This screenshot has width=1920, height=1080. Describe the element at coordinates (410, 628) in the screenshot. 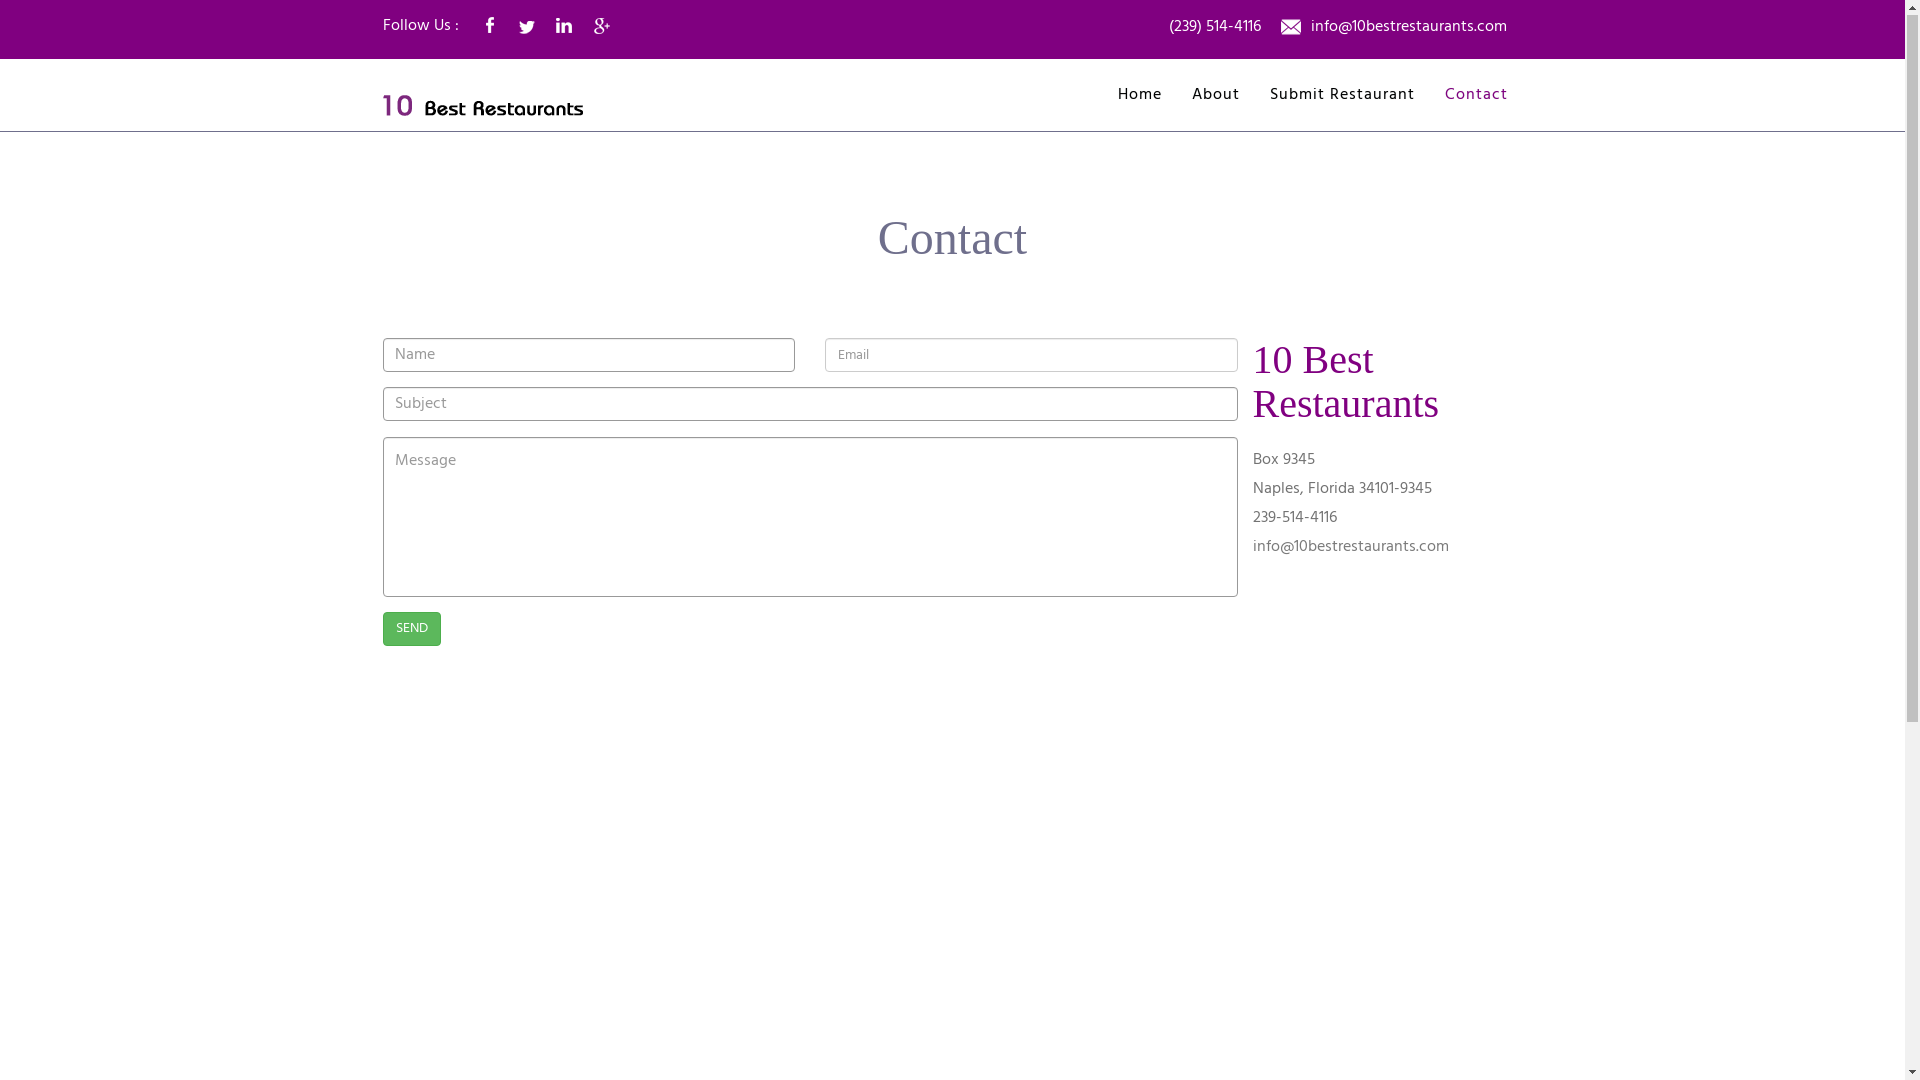

I see `'SEND'` at that location.